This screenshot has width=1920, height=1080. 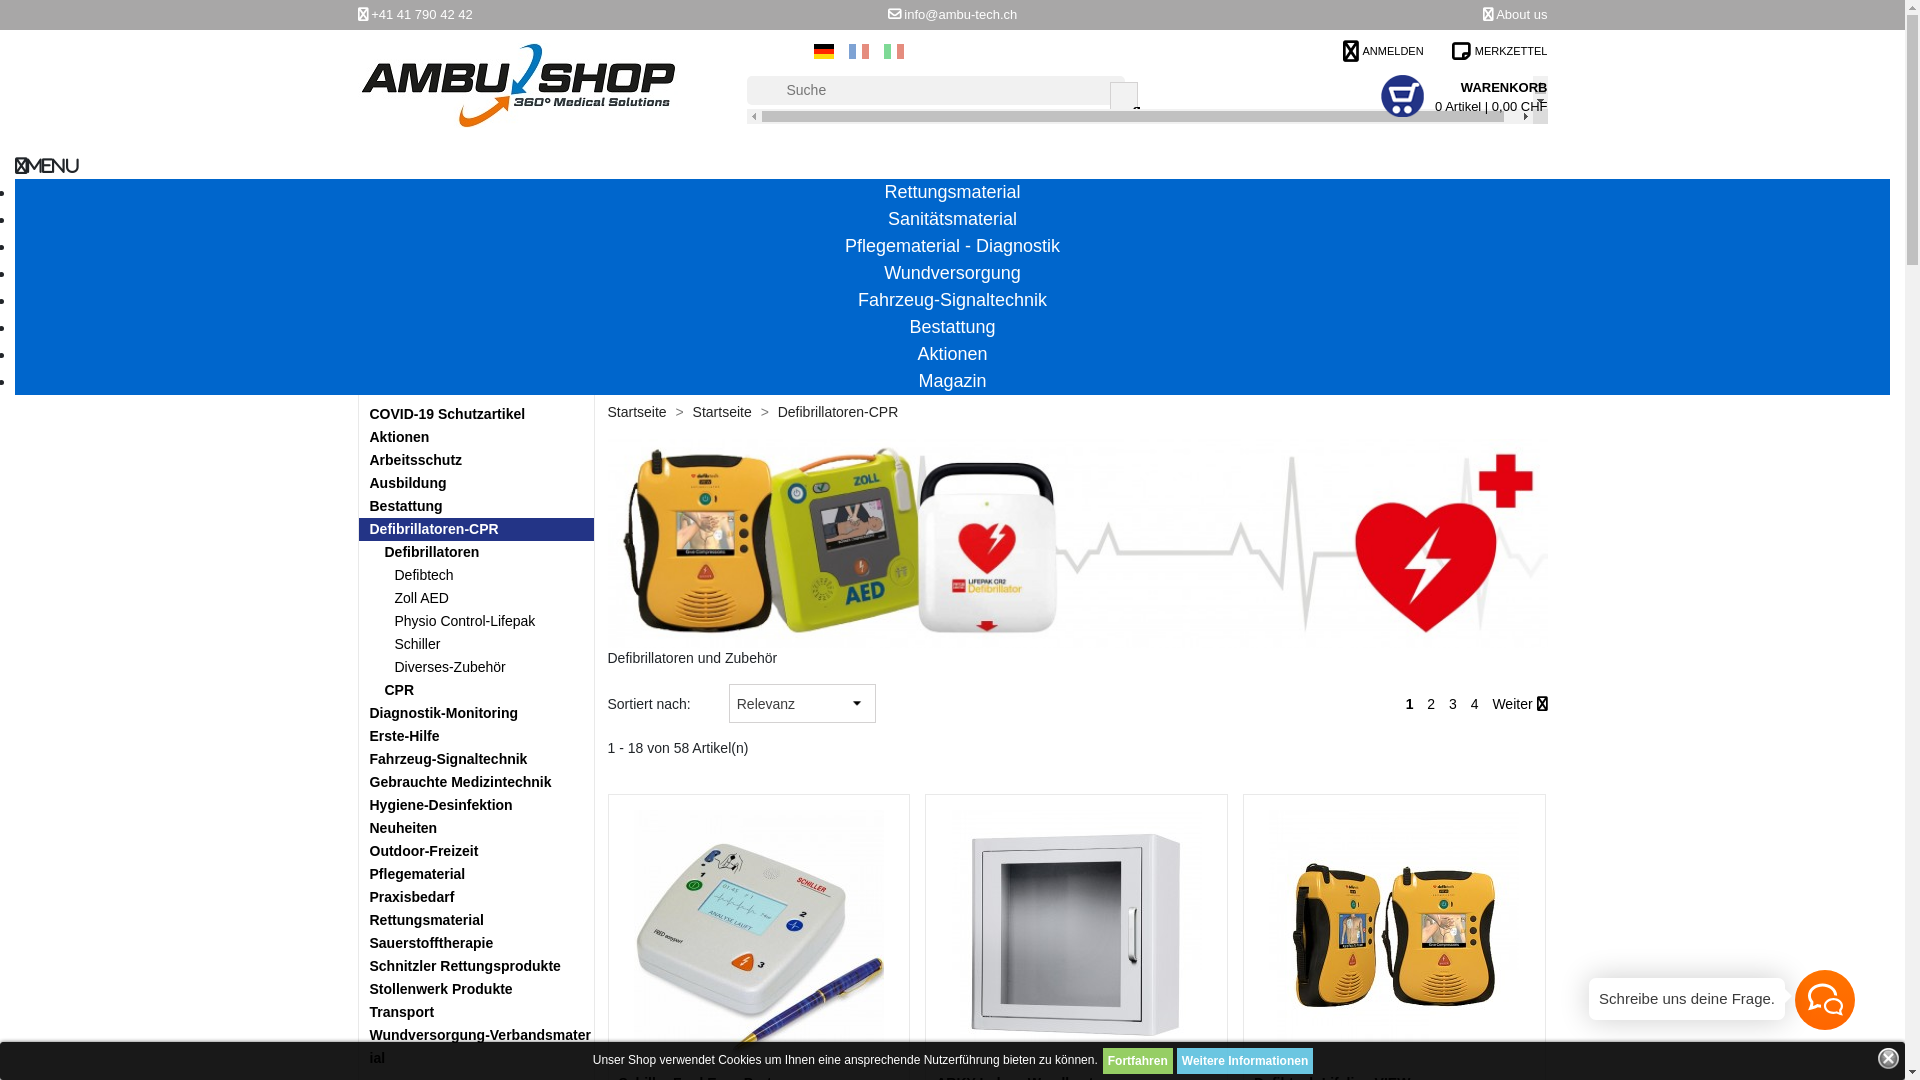 I want to click on 'Gebrauchte Medizintechnik', so click(x=474, y=780).